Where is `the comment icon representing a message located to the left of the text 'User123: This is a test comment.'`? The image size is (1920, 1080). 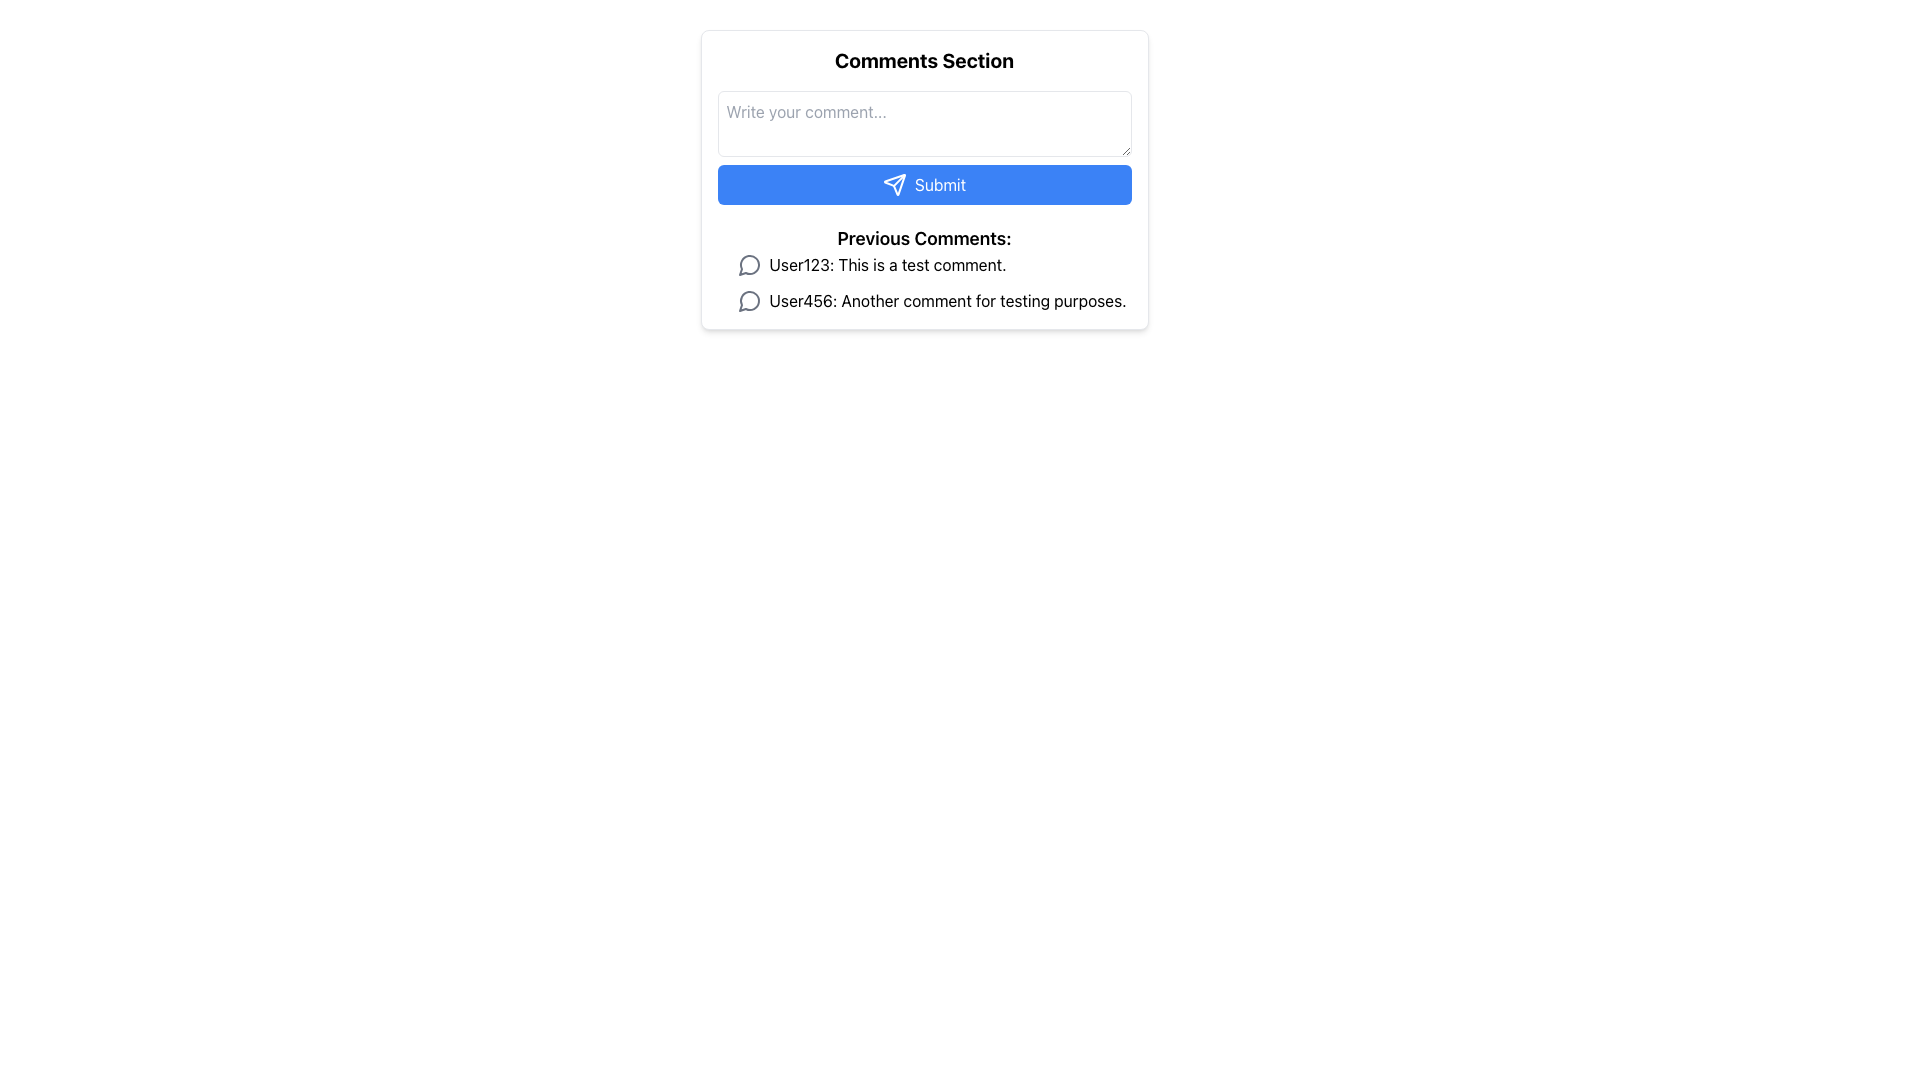
the comment icon representing a message located to the left of the text 'User123: This is a test comment.' is located at coordinates (748, 264).